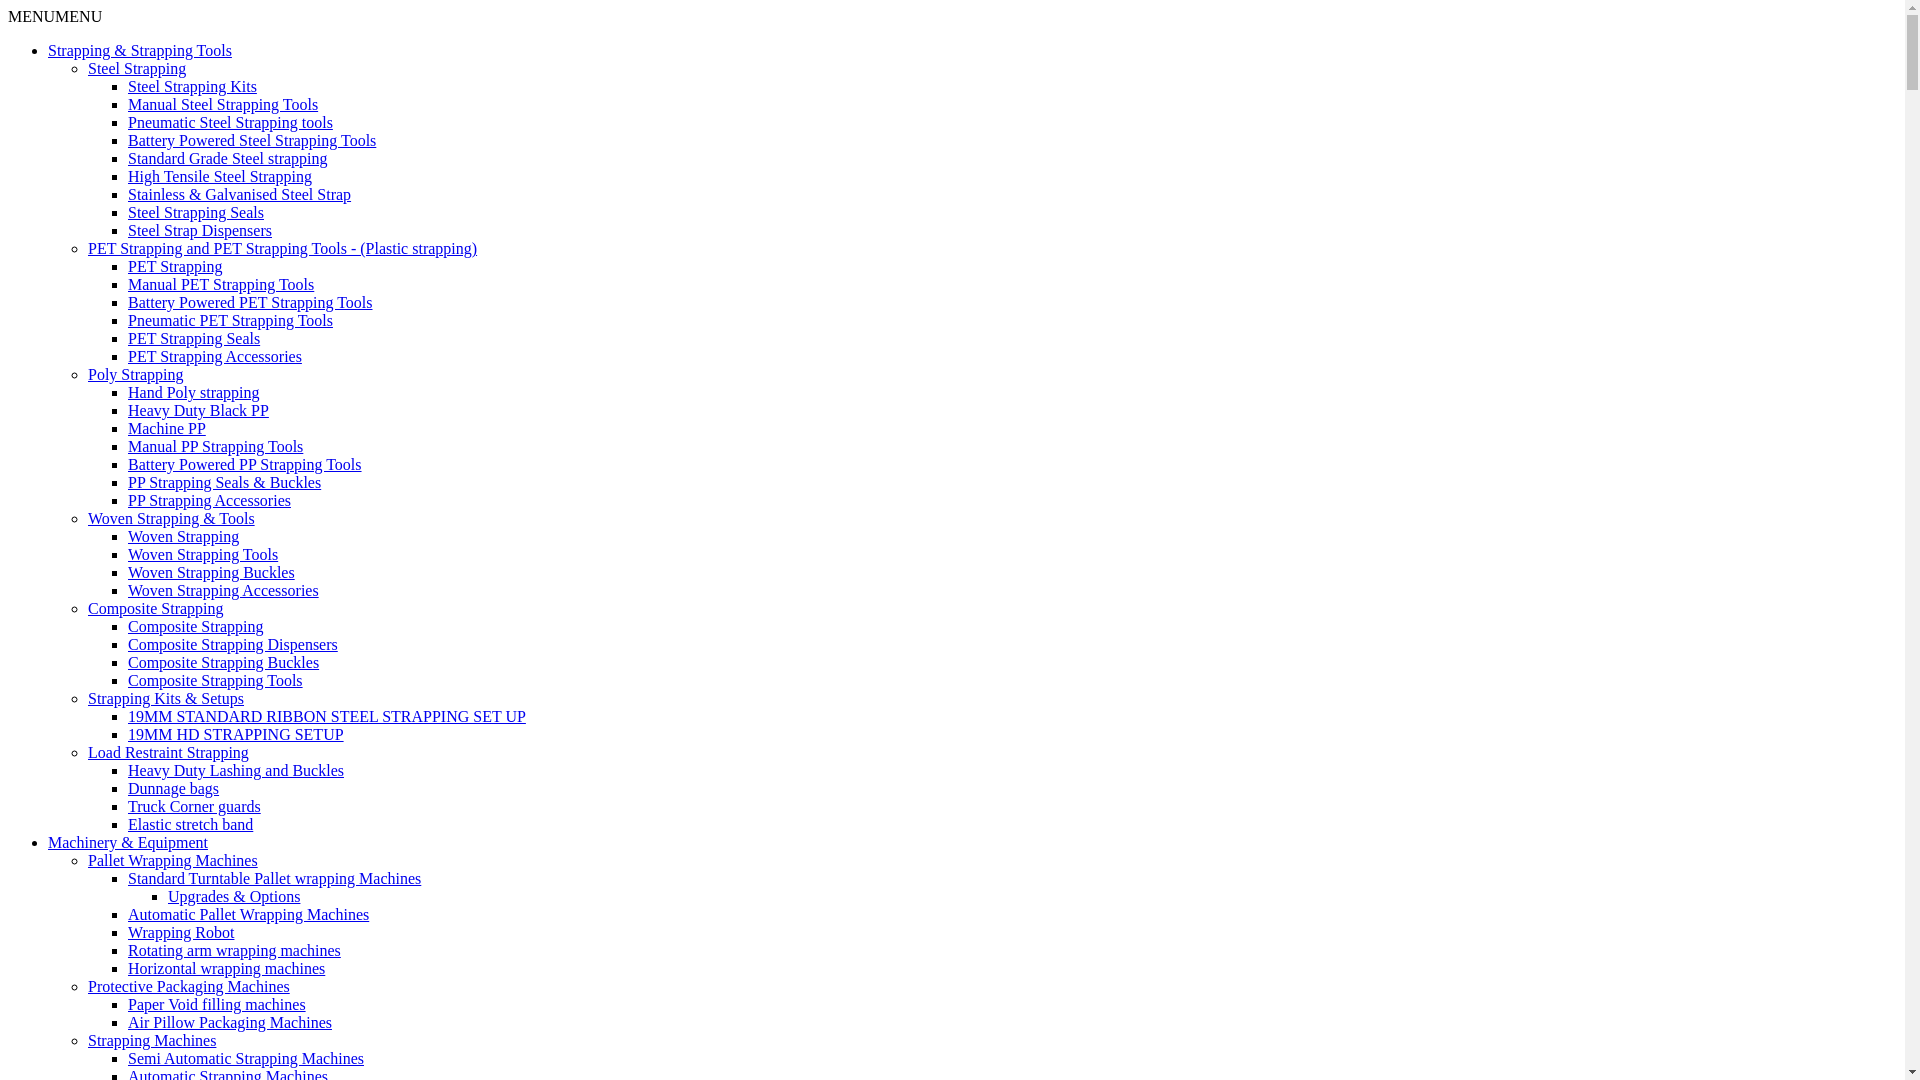 Image resolution: width=1920 pixels, height=1080 pixels. I want to click on 'Air Pillow Packaging Machines', so click(230, 1022).